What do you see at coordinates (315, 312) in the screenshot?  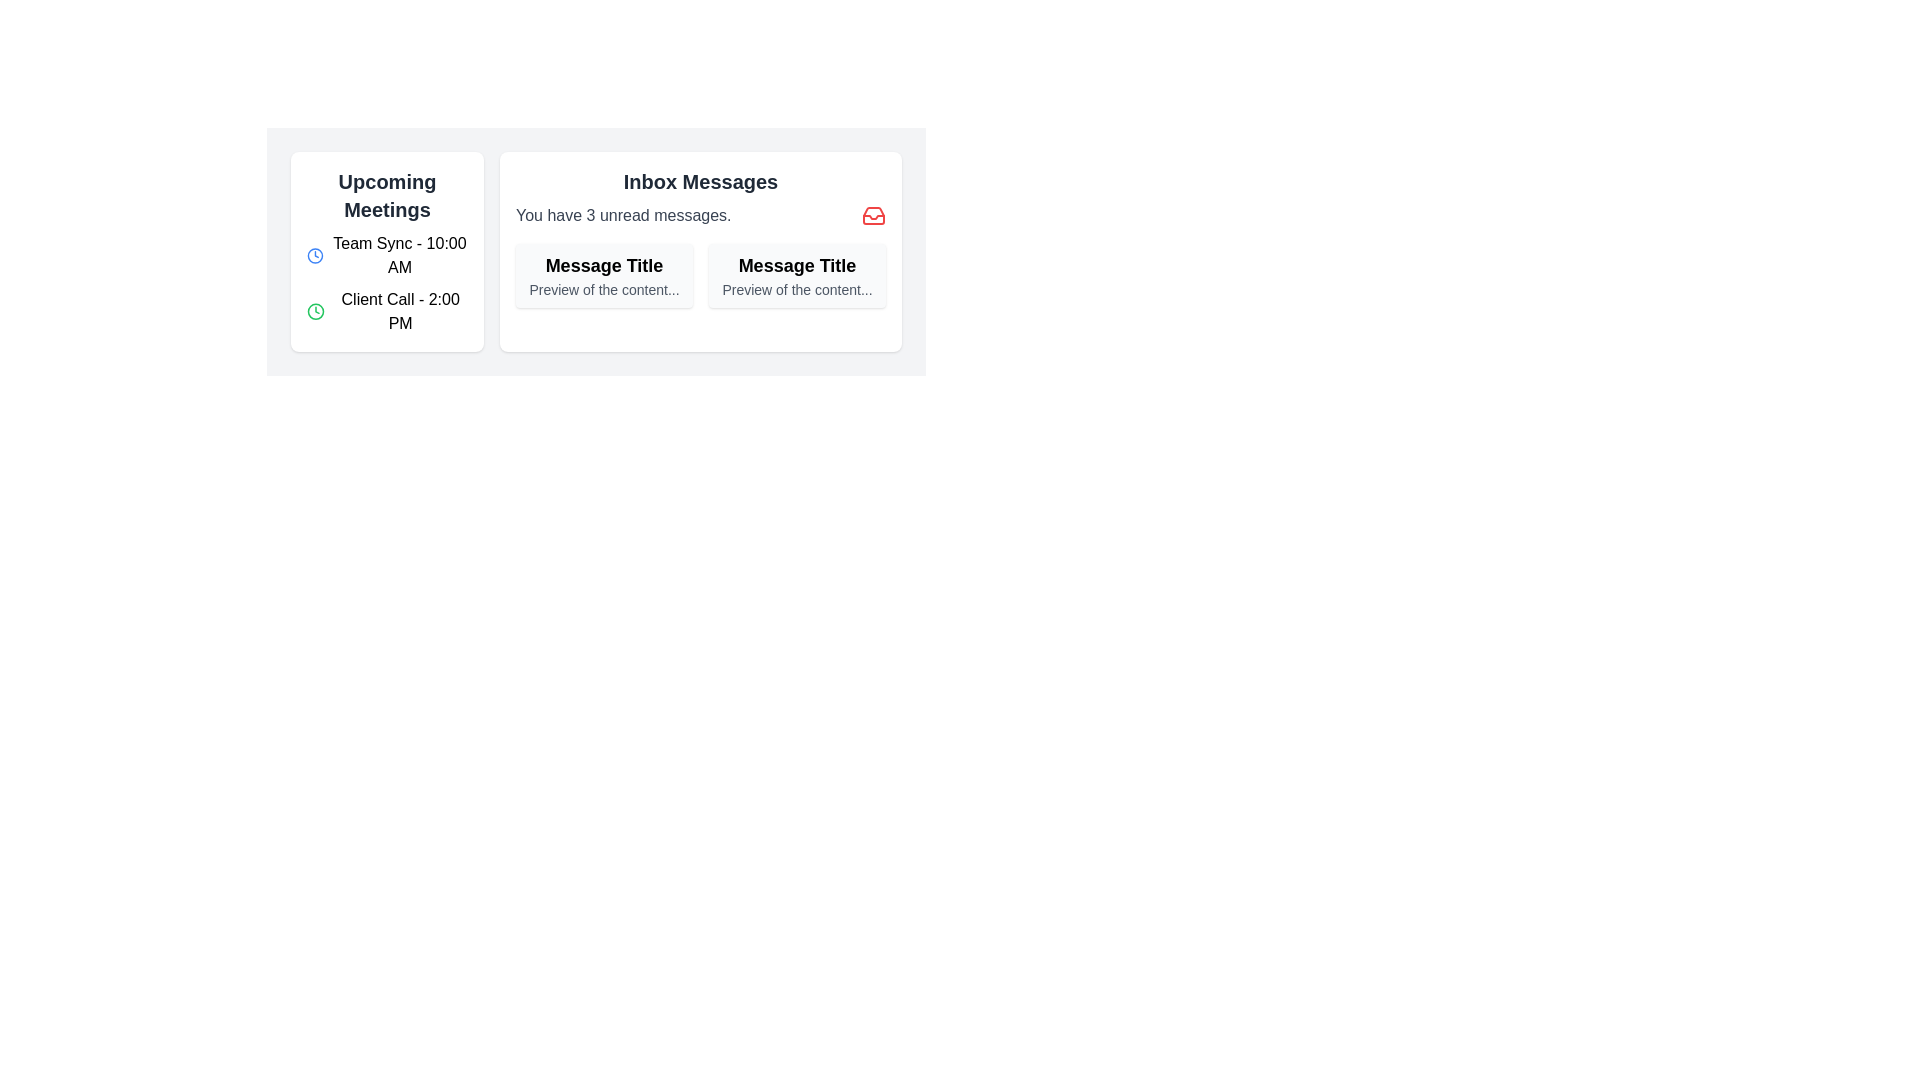 I see `the area surrounding the time-related indicator icon located to the left of the text 'Client Call - 2:00 PM' in the 'Upcoming Meetings' section for additional information` at bounding box center [315, 312].